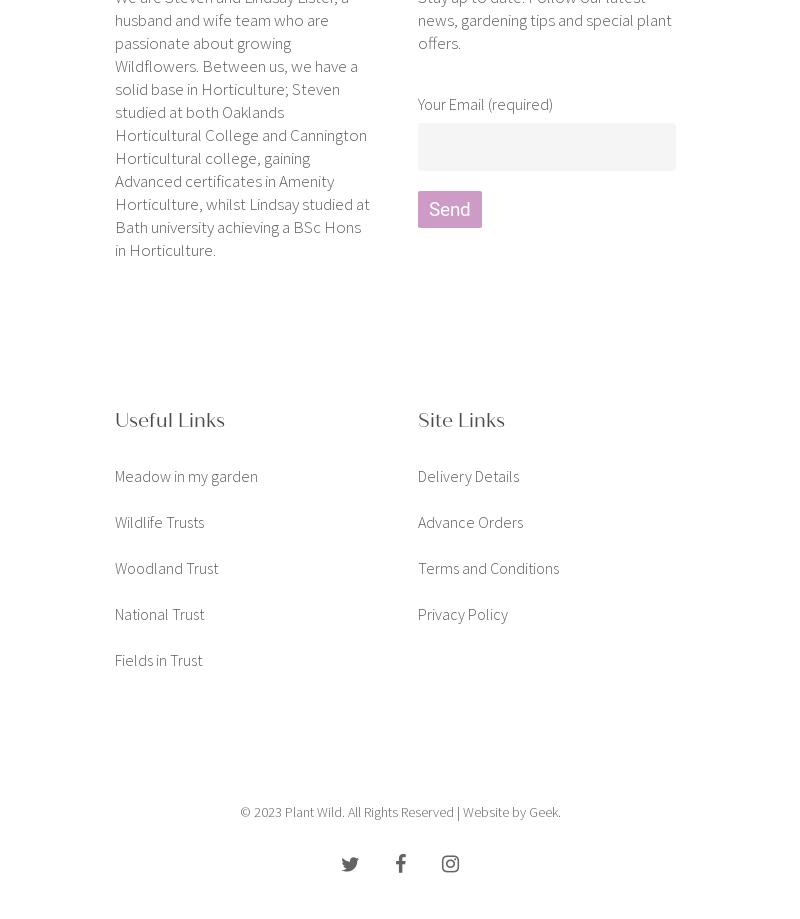 The height and width of the screenshot is (919, 800). What do you see at coordinates (159, 519) in the screenshot?
I see `'Wildlife Trusts'` at bounding box center [159, 519].